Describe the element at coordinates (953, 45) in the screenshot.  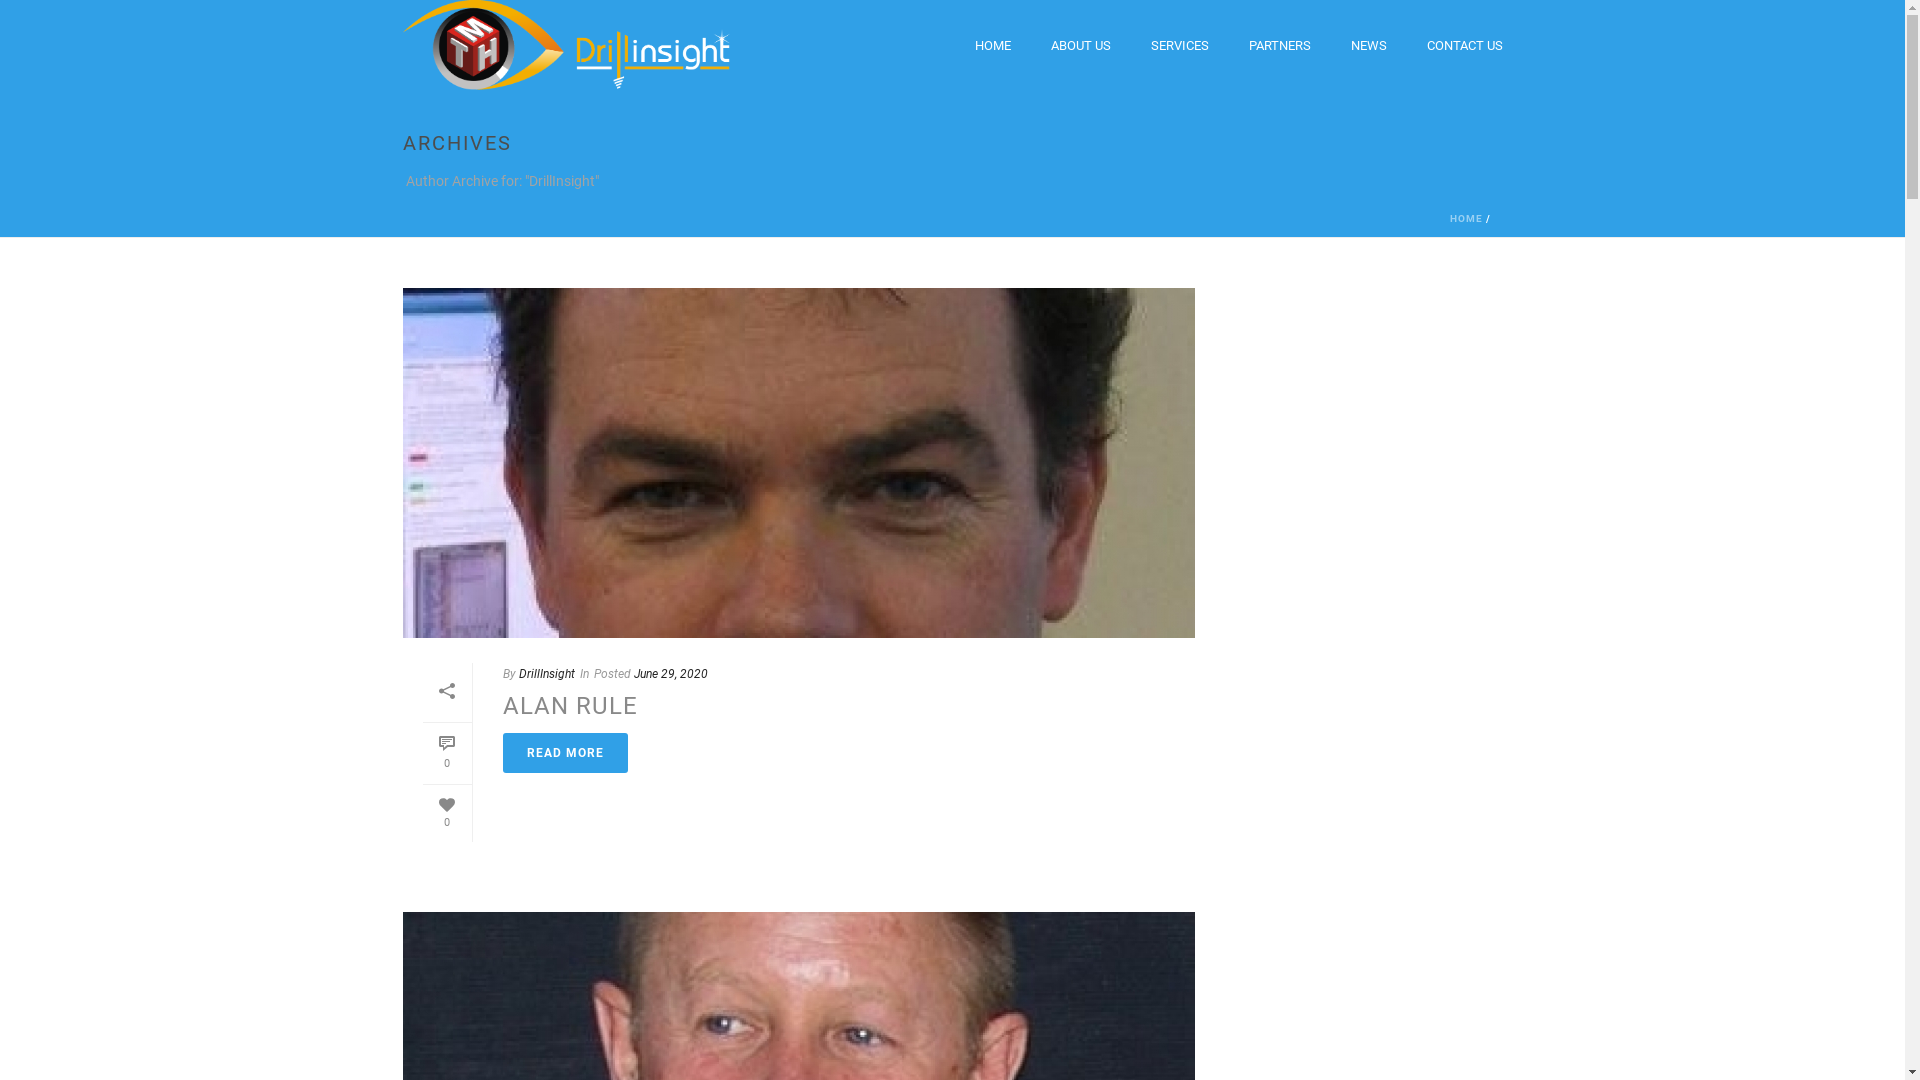
I see `'HOME'` at that location.